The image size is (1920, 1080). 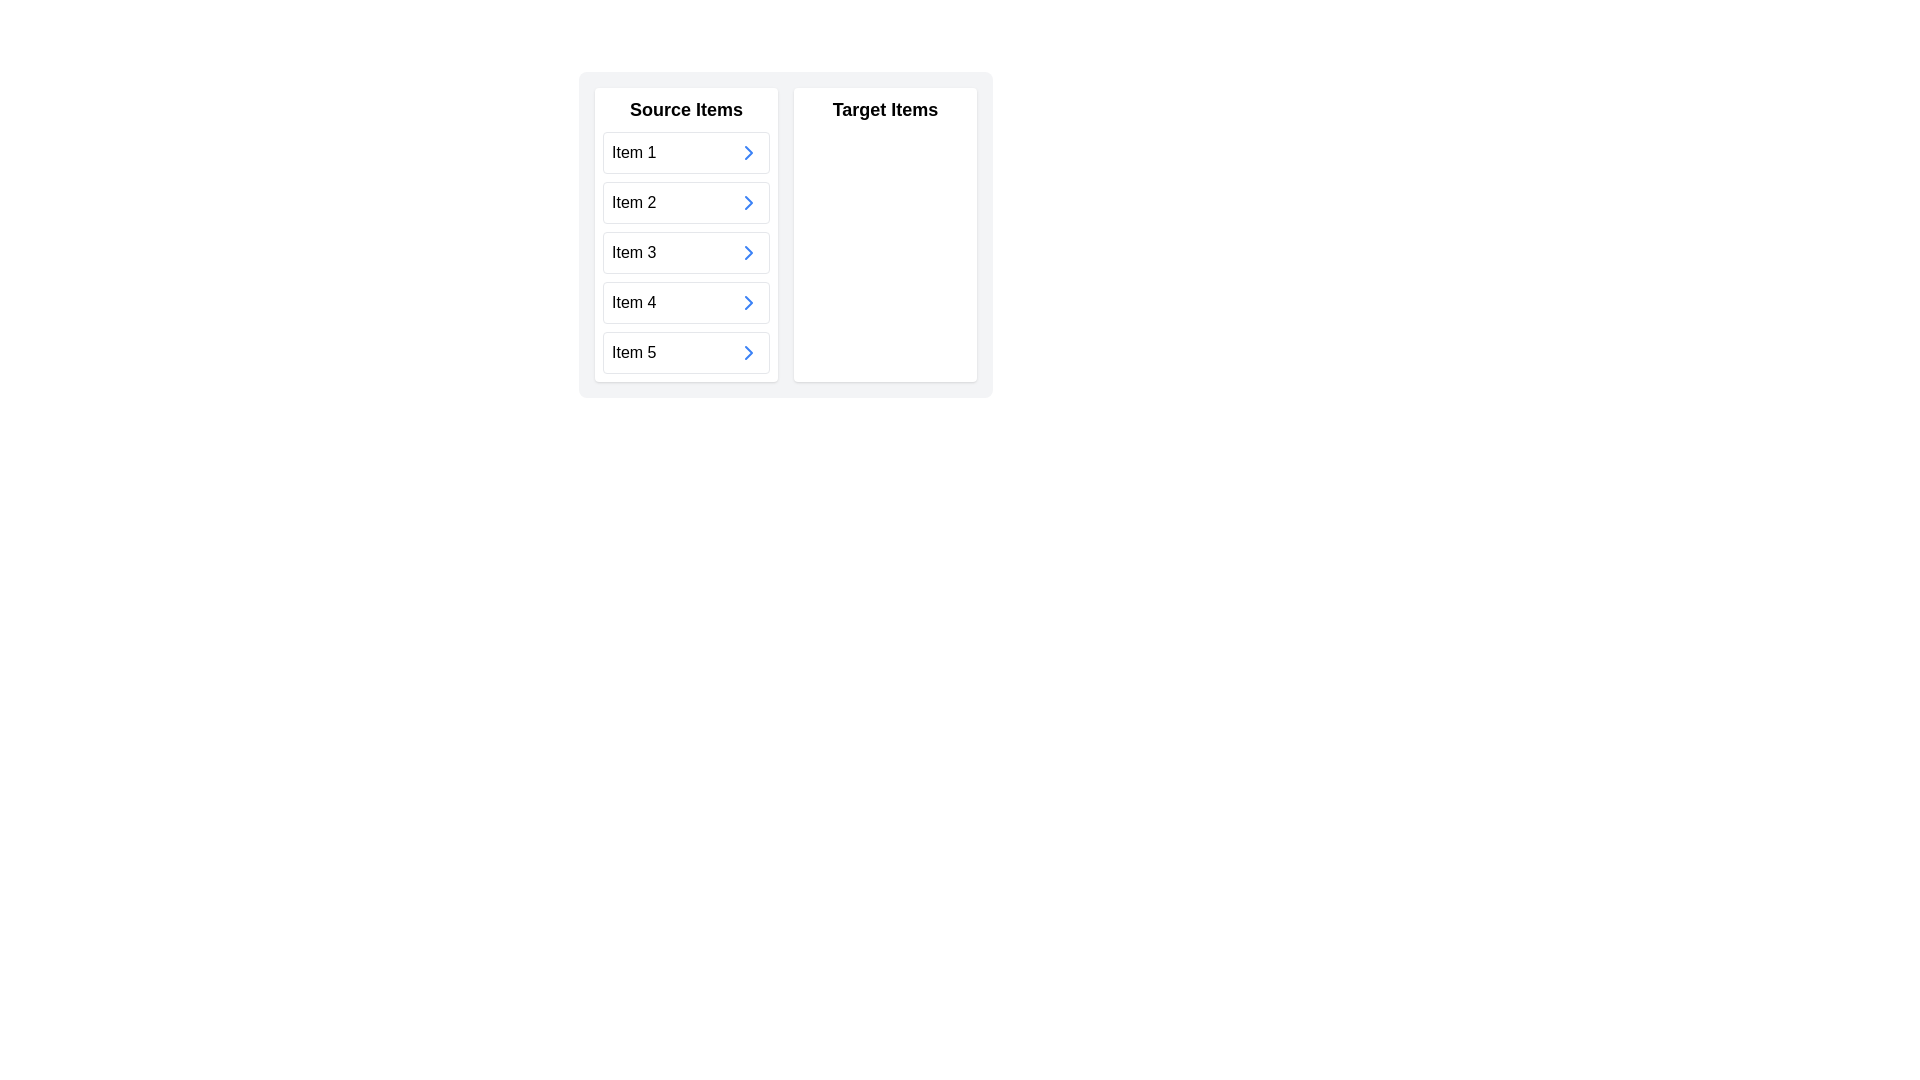 I want to click on the text of the fifth item in the 'Source Items' section, which is a Text Label positioned directly beneath 'Item 4', so click(x=632, y=352).